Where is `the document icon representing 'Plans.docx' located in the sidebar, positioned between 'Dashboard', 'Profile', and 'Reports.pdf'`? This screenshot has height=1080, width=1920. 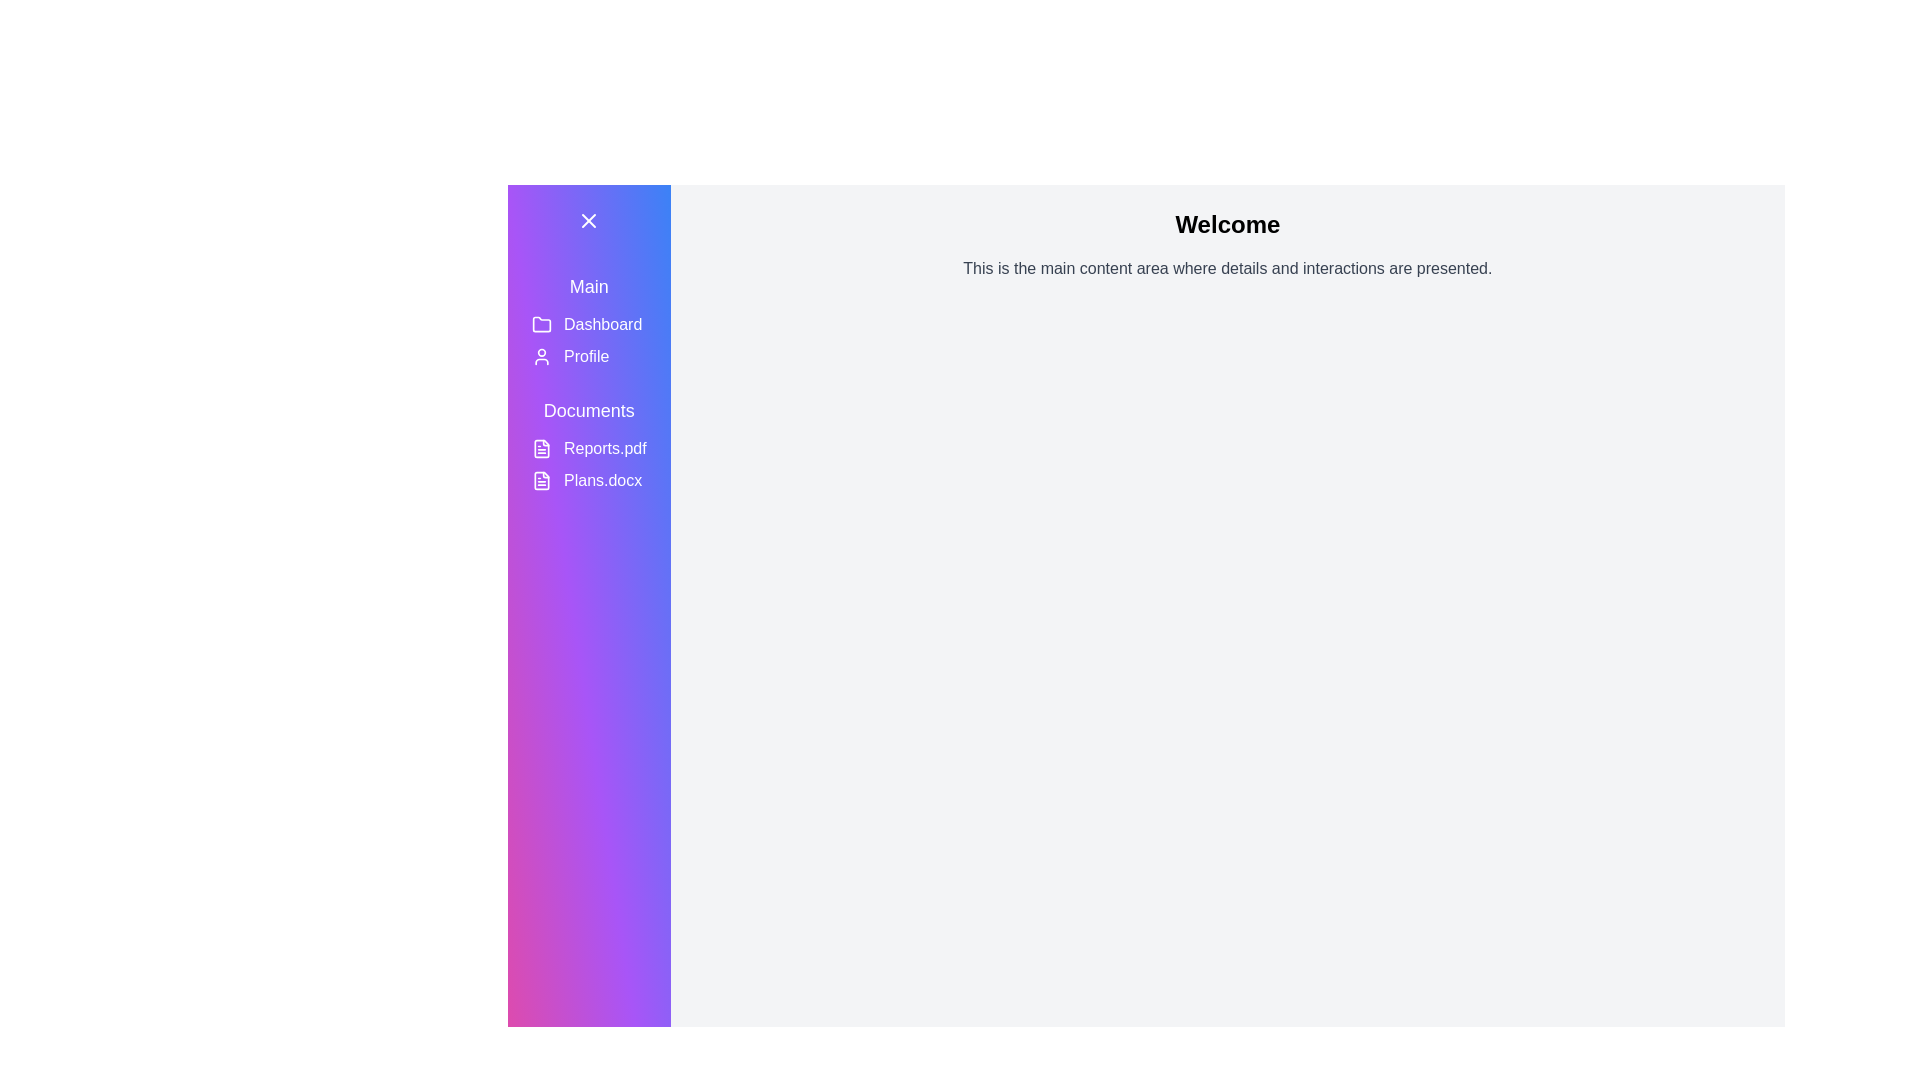 the document icon representing 'Plans.docx' located in the sidebar, positioned between 'Dashboard', 'Profile', and 'Reports.pdf' is located at coordinates (542, 481).